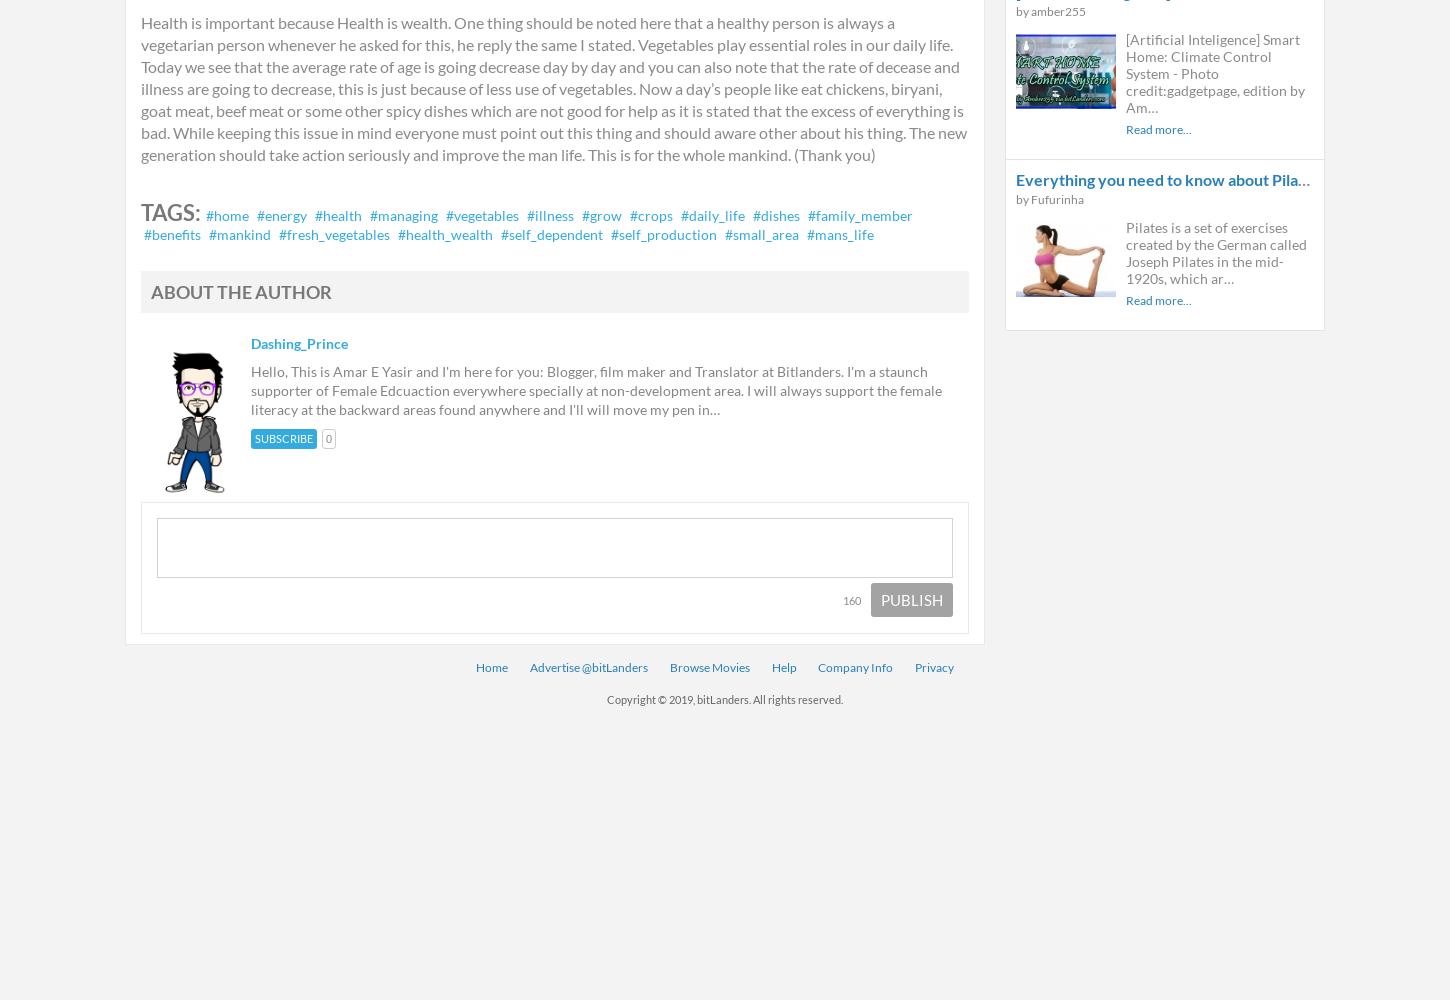 The height and width of the screenshot is (1000, 1450). Describe the element at coordinates (840, 233) in the screenshot. I see `'#mans_life'` at that location.